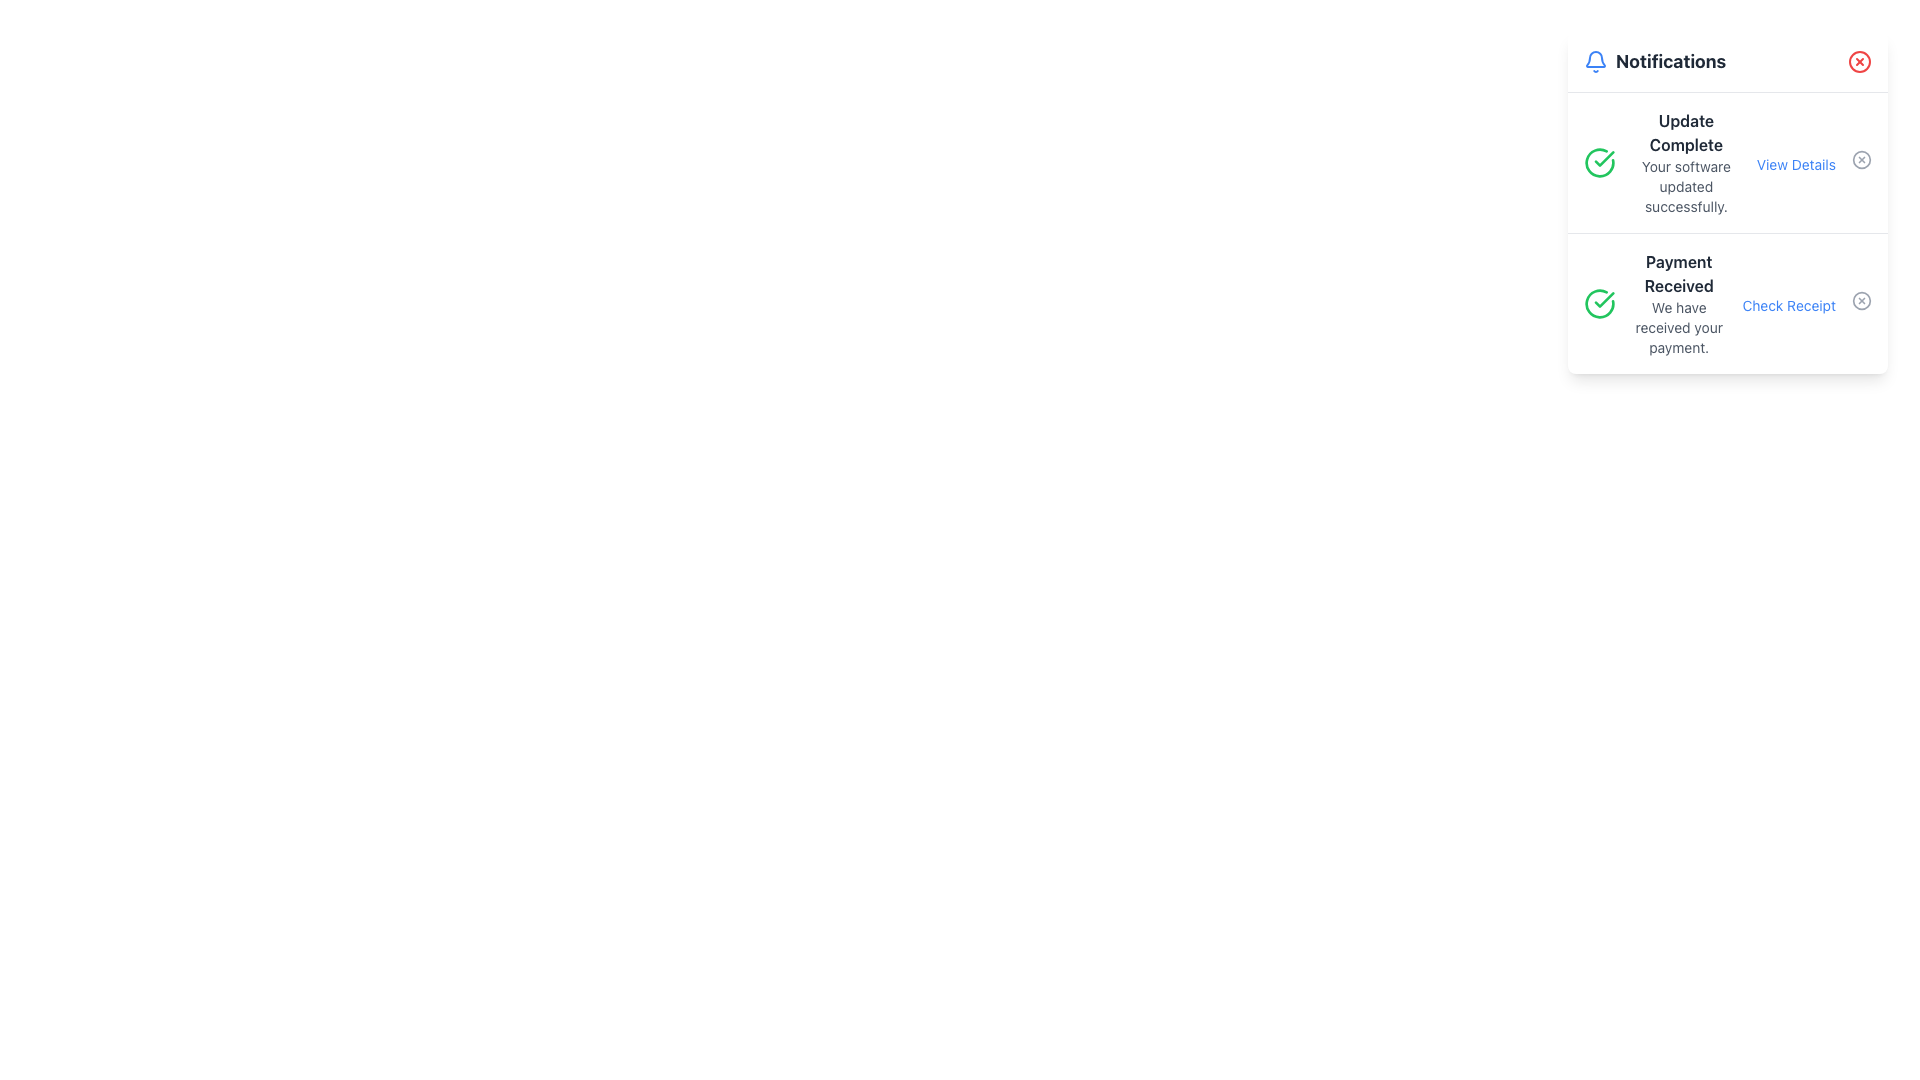 The width and height of the screenshot is (1920, 1080). I want to click on the Text Label that indicates the section's purpose for the notification dropdown, positioned to the right of the bell icon, so click(1671, 60).